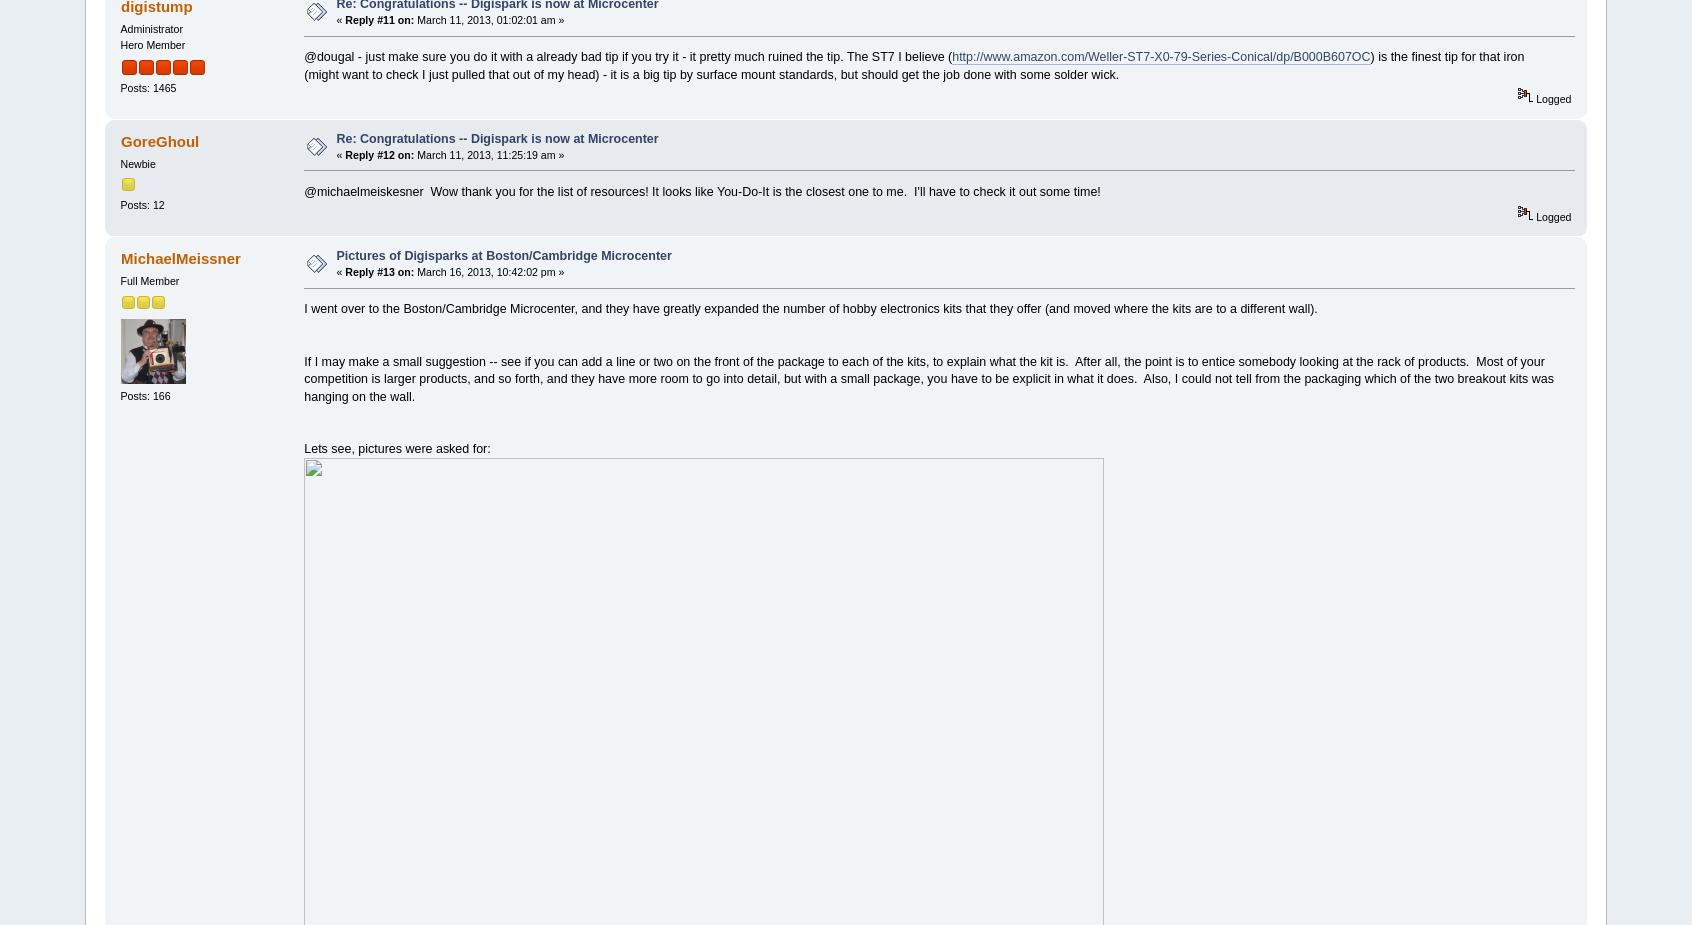 The image size is (1692, 925). I want to click on 'Posts: 12', so click(141, 202).